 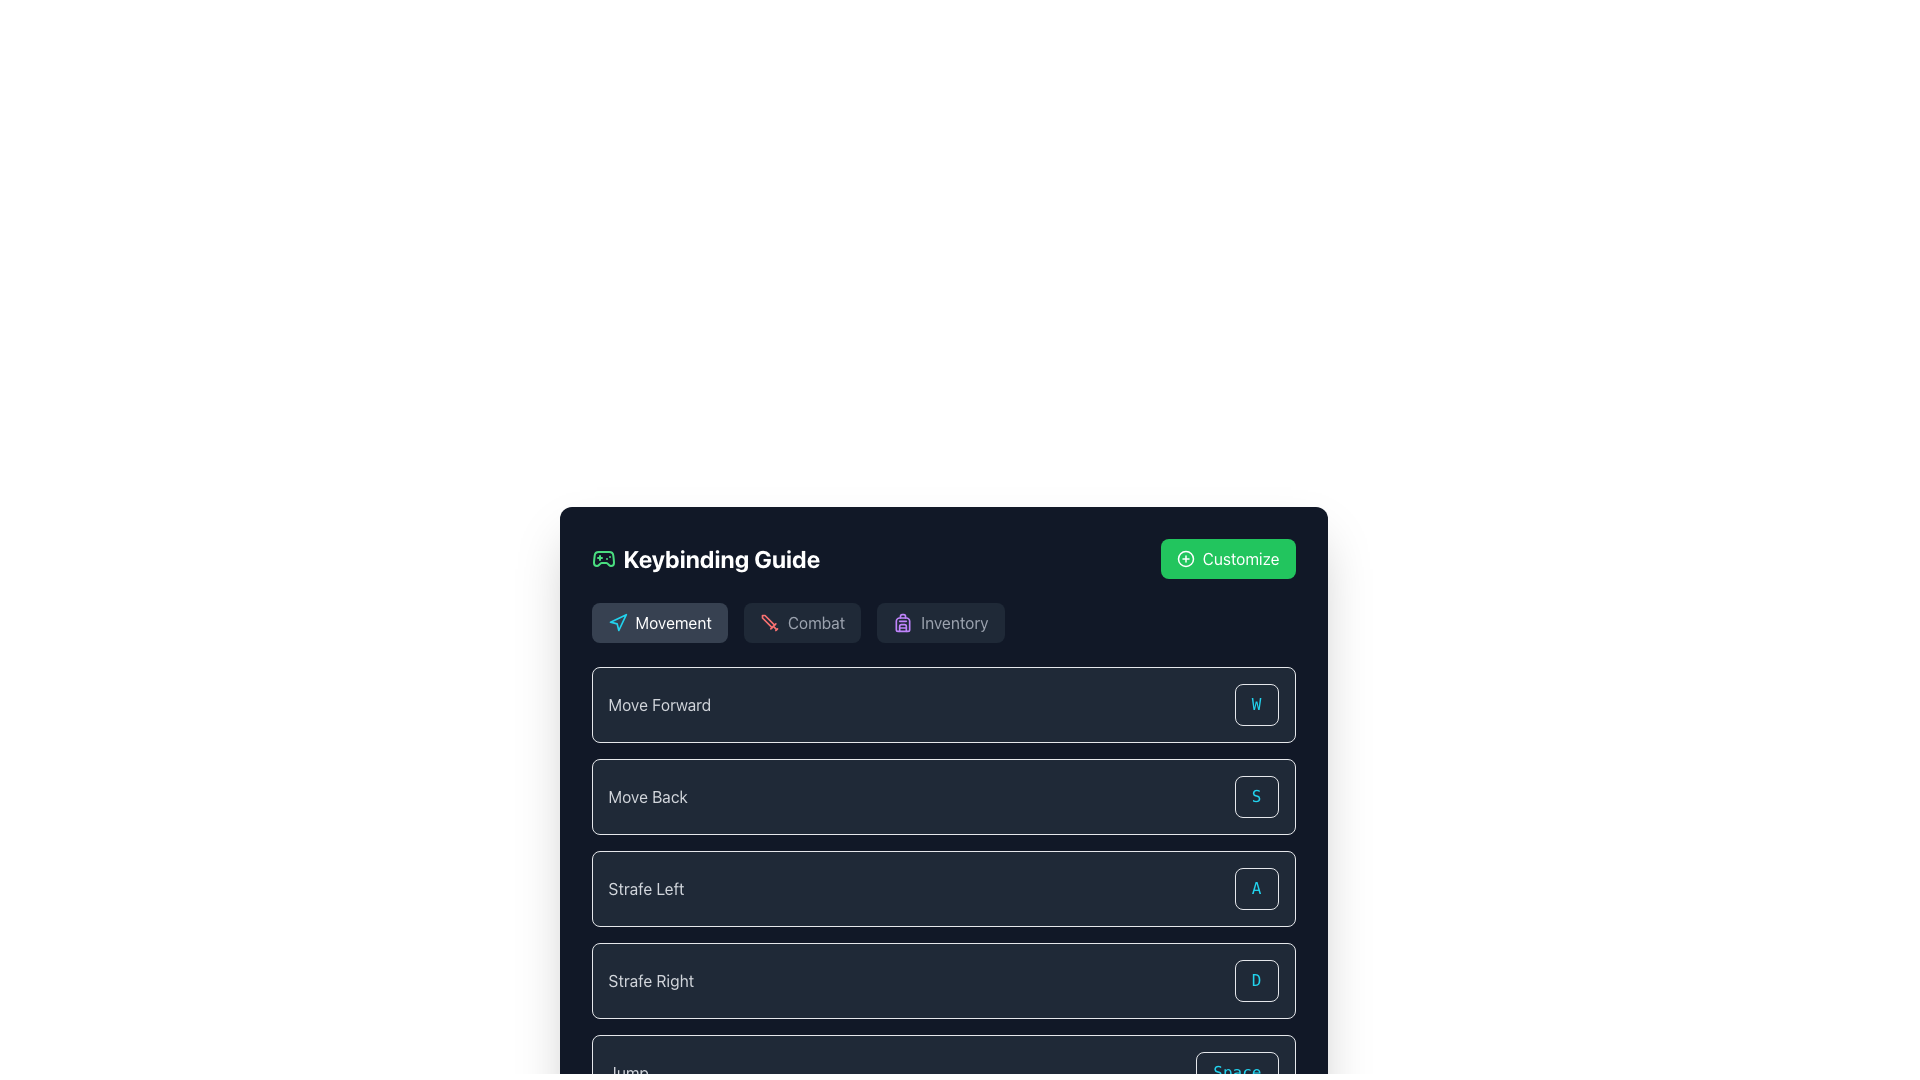 What do you see at coordinates (942, 979) in the screenshot?
I see `the Labeled keybinding item that represents the action 'Strafe Right' associated with the key 'D', located in the vertical list below 'Strafe Left' and above 'Jump'` at bounding box center [942, 979].